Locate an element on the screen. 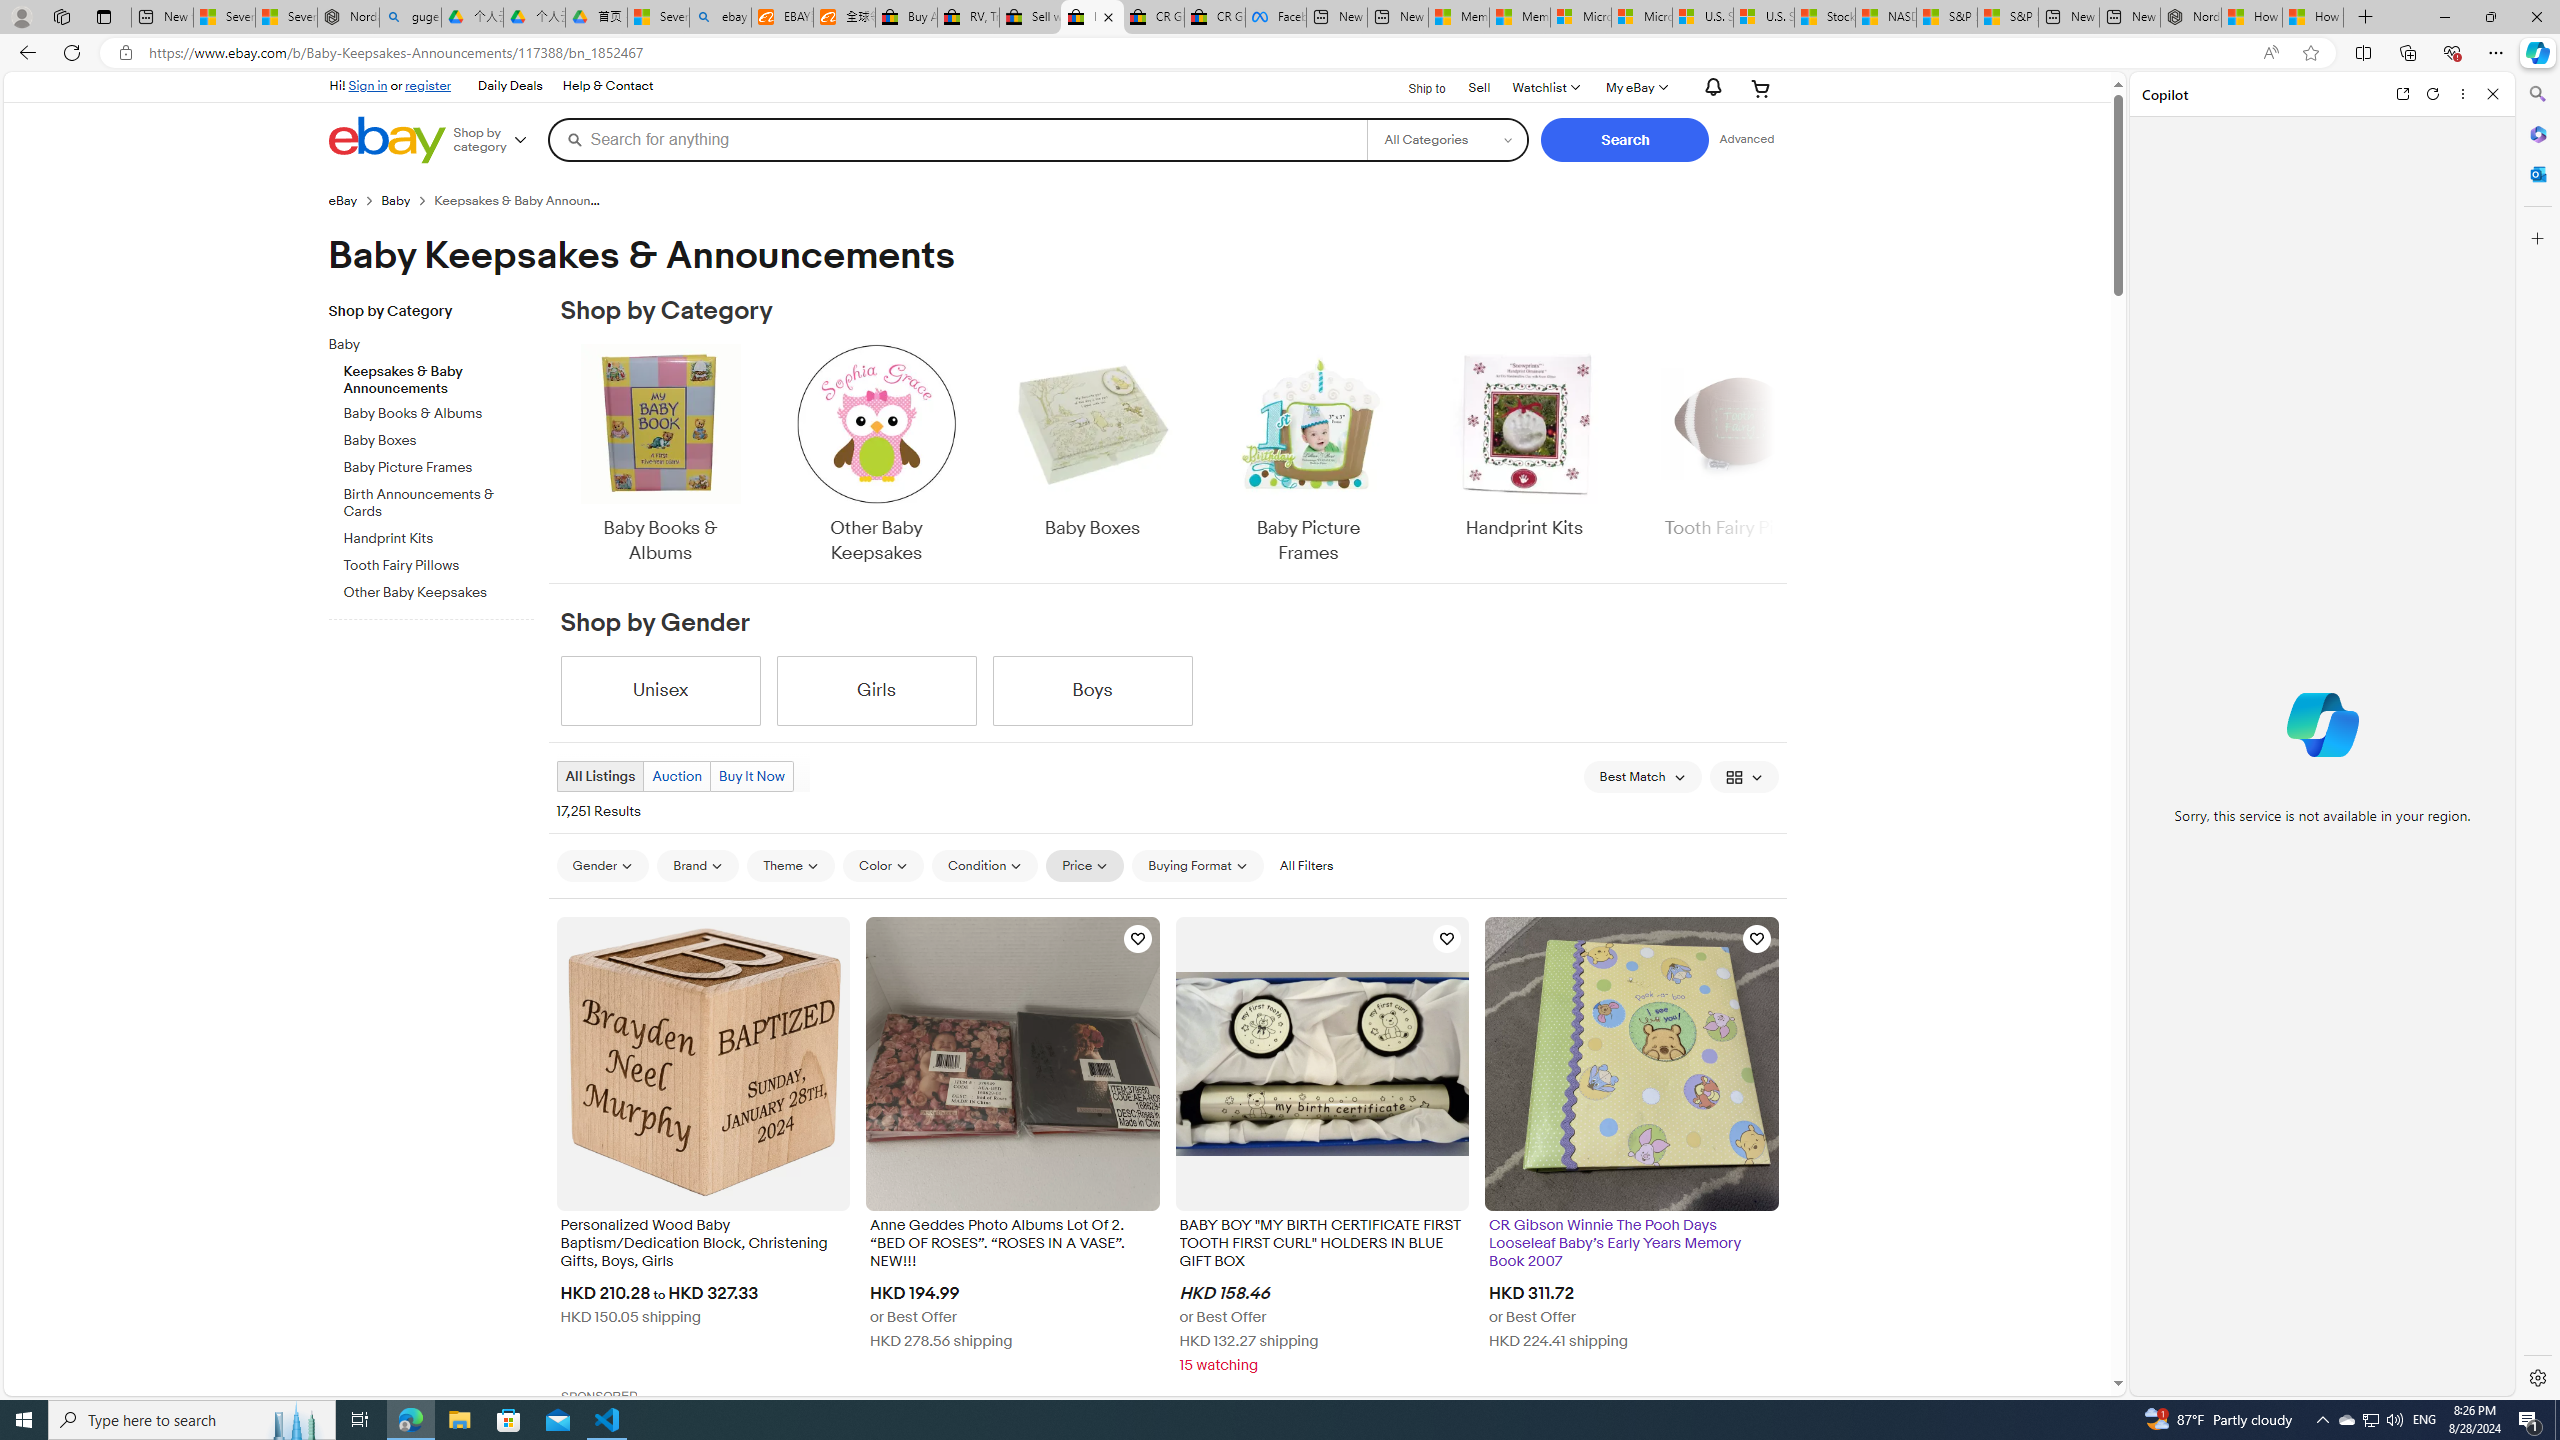 Image resolution: width=2560 pixels, height=1440 pixels. 'Price' is located at coordinates (1084, 865).